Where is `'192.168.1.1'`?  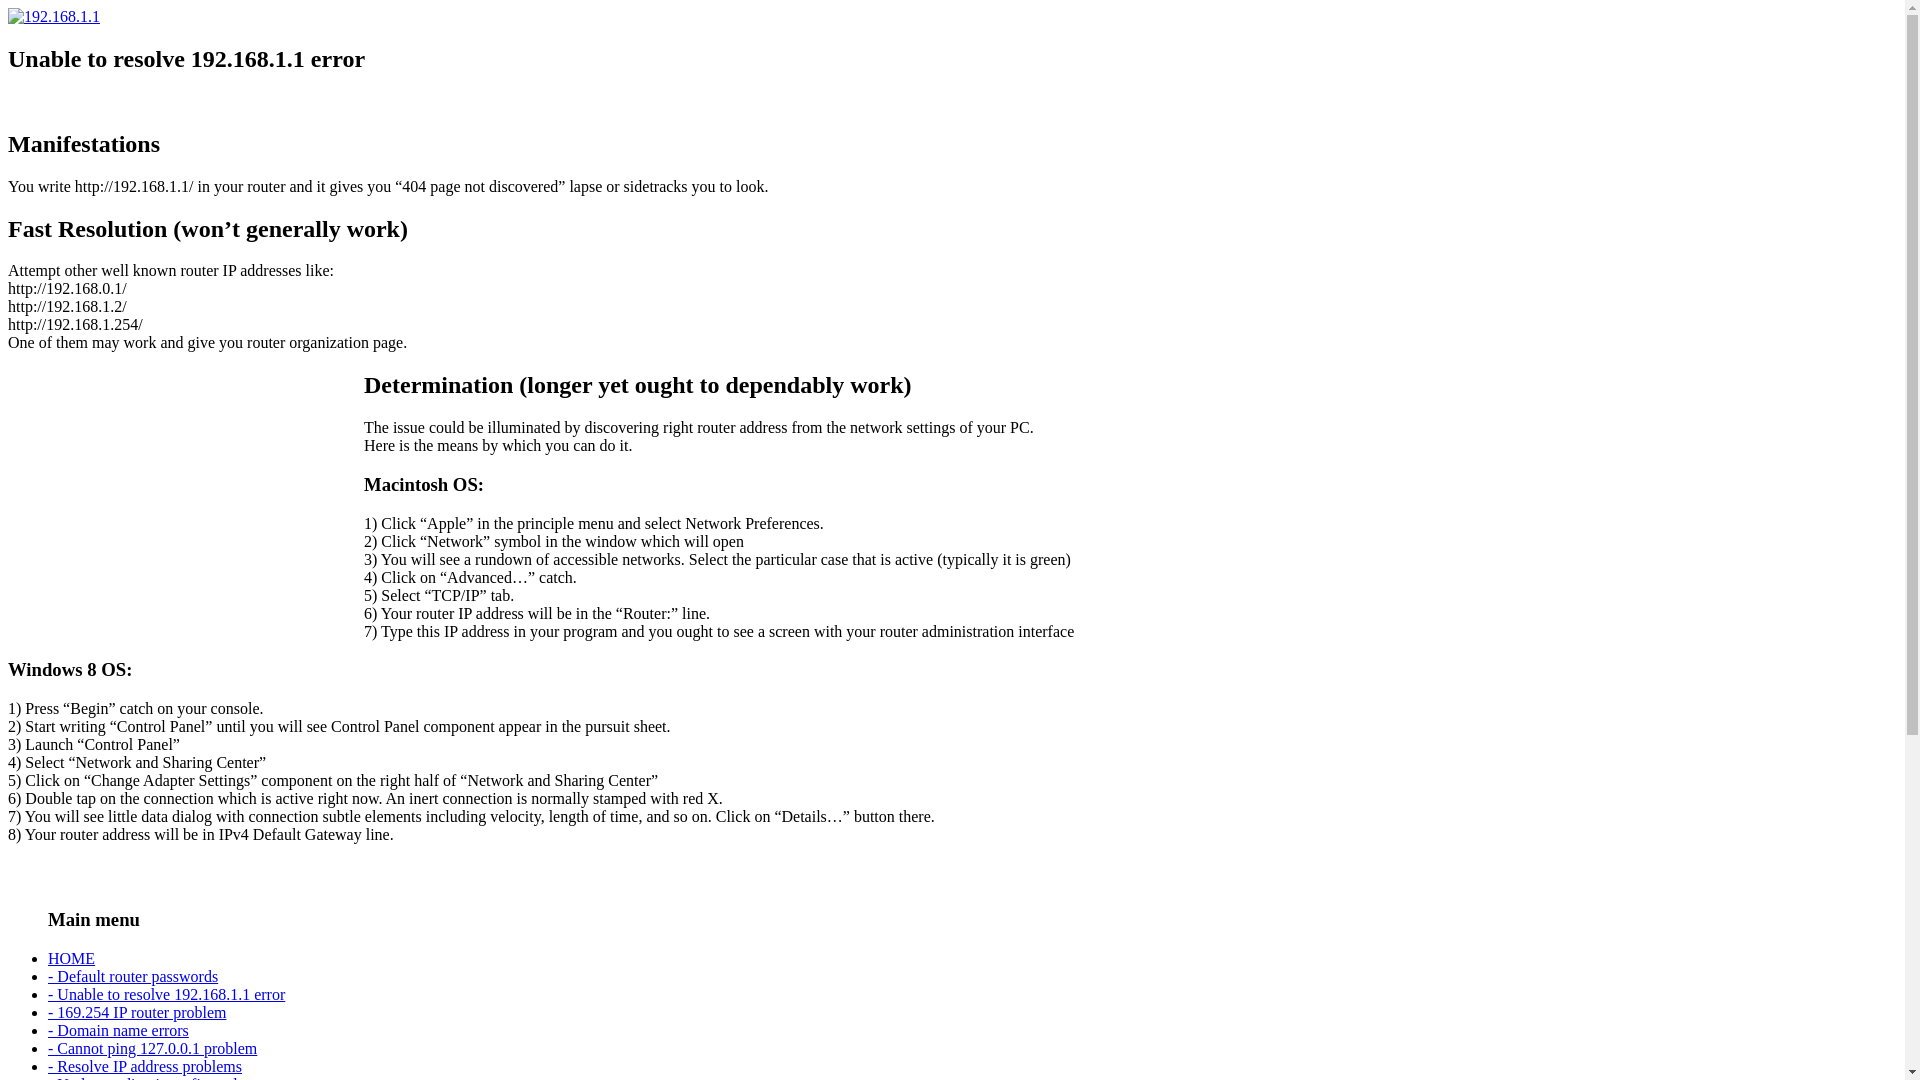
'192.168.1.1' is located at coordinates (8, 16).